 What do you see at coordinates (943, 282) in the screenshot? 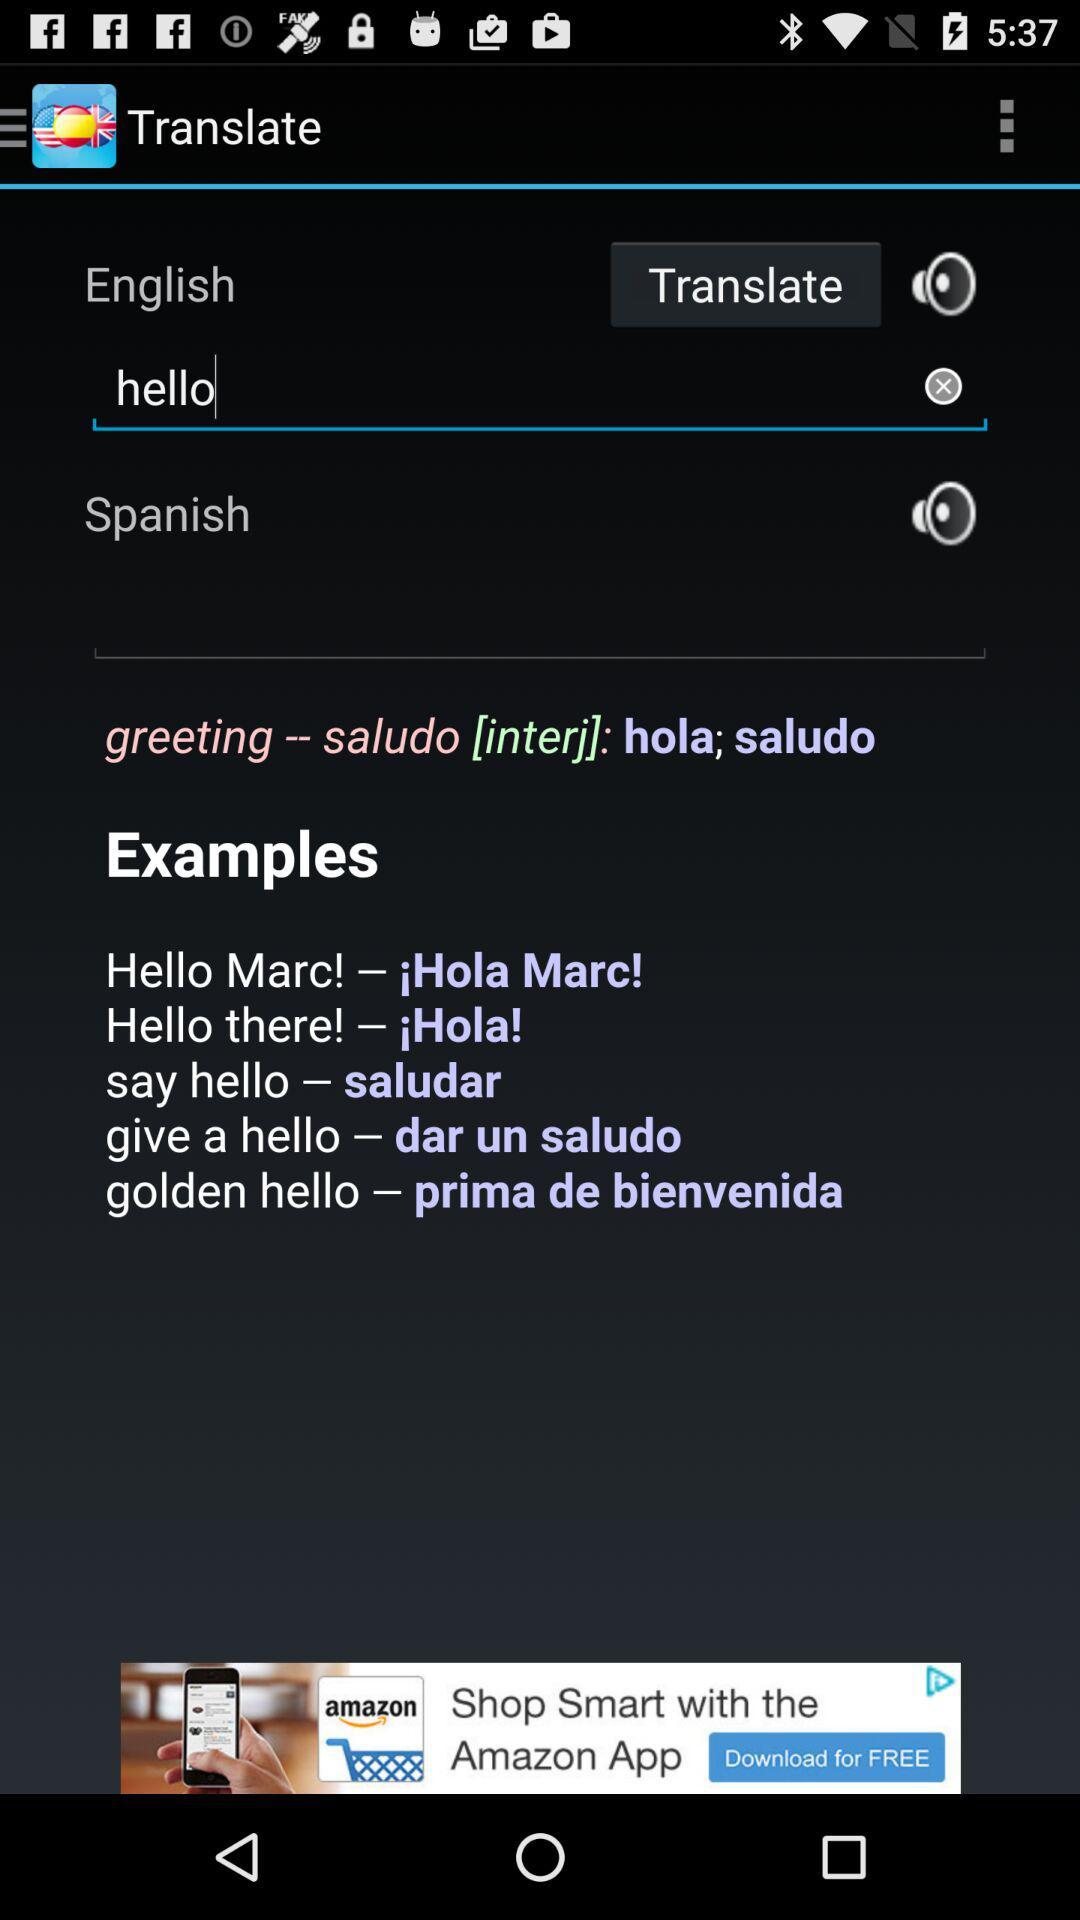
I see `translates this phrase` at bounding box center [943, 282].